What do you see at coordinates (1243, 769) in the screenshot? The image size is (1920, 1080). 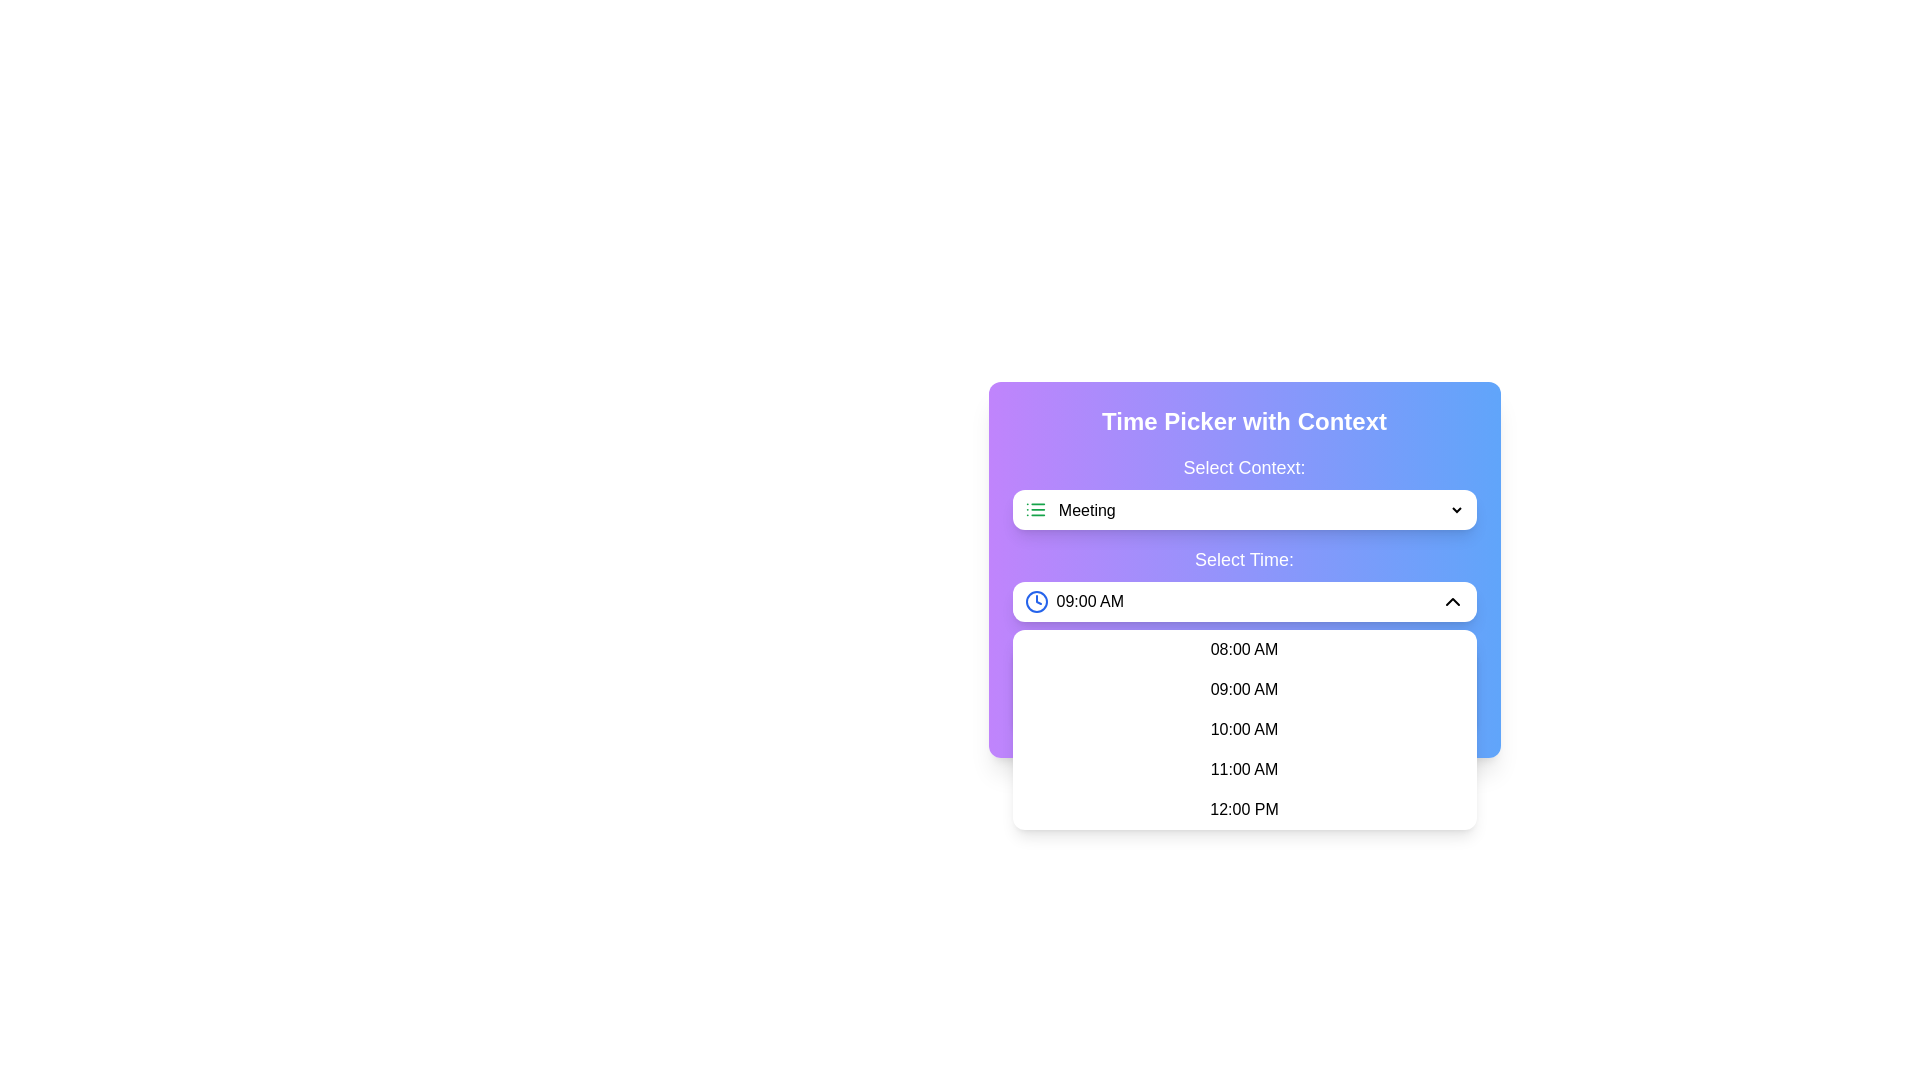 I see `the selectable time option '11:00 AM' in the dropdown to trigger a visual change` at bounding box center [1243, 769].